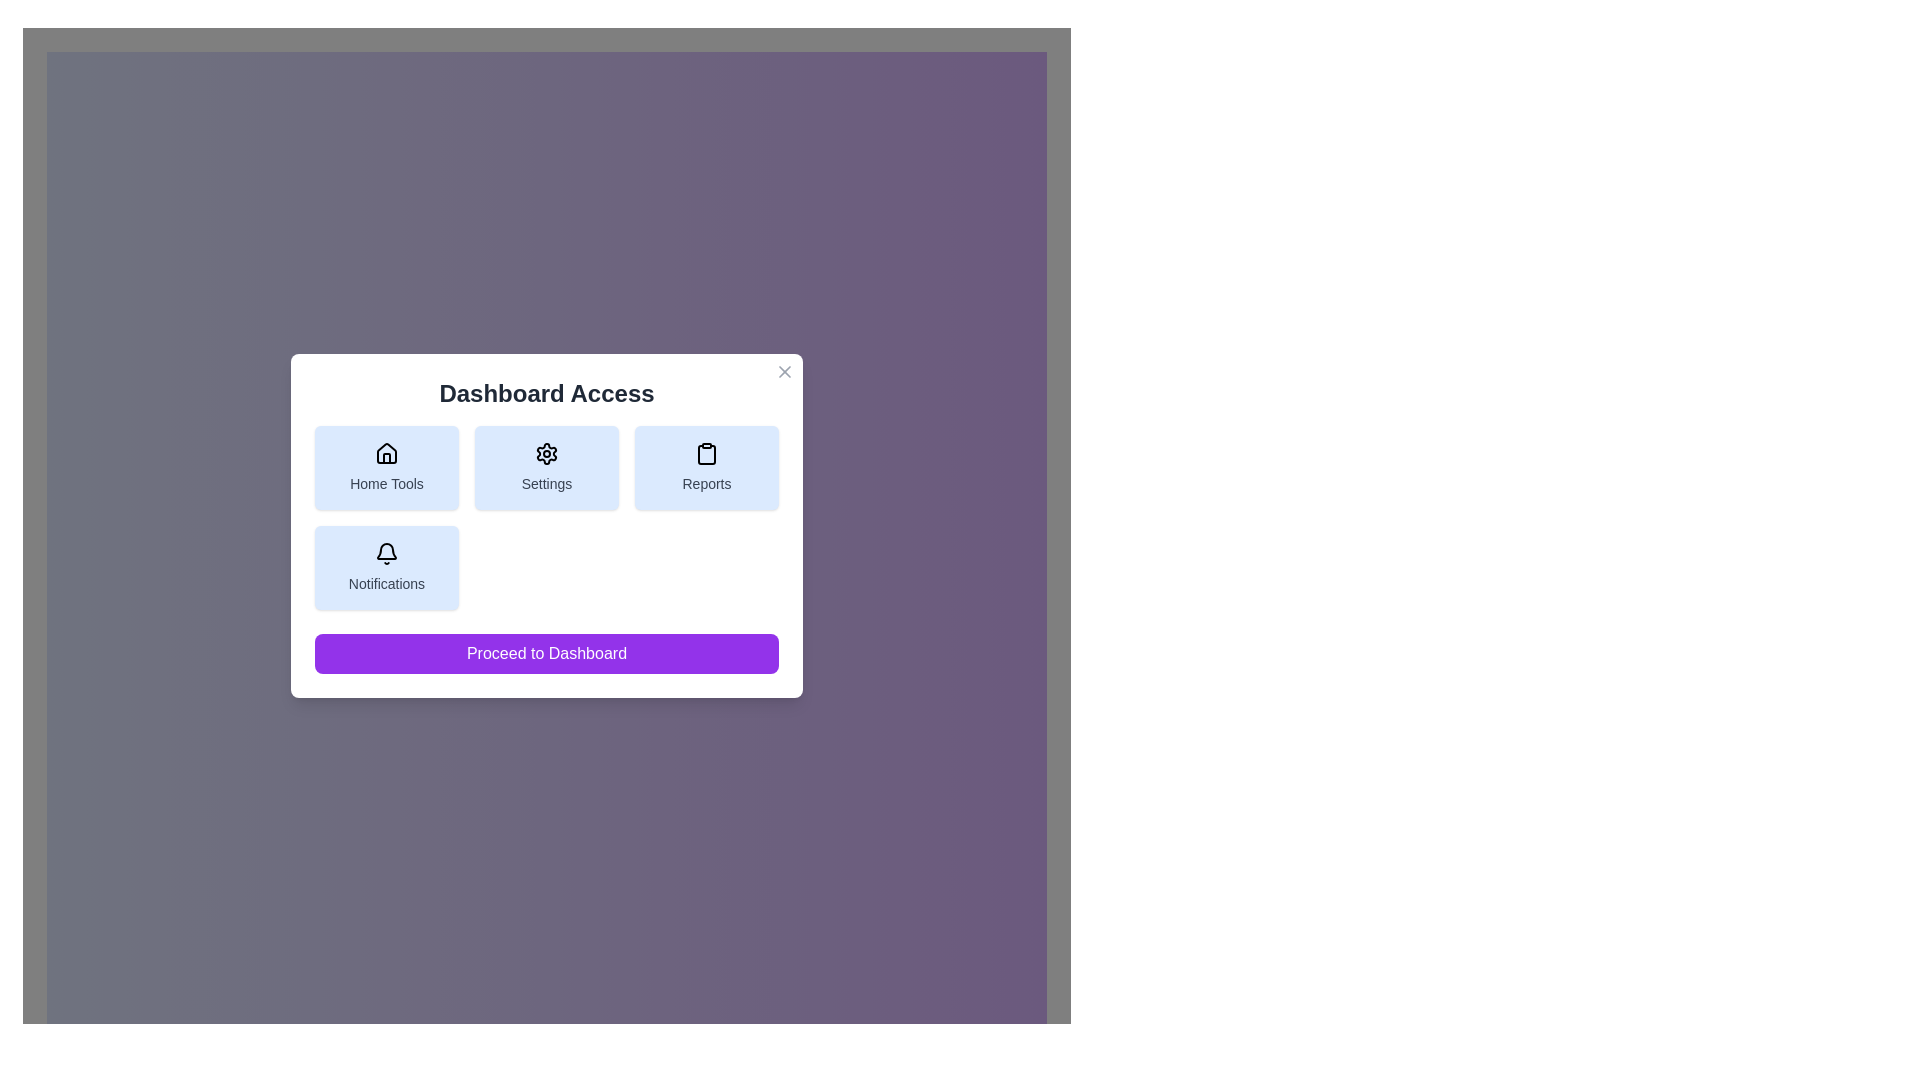 The width and height of the screenshot is (1920, 1080). I want to click on the fourth button in the grid layout on the 'Dashboard Access' modal, so click(387, 567).